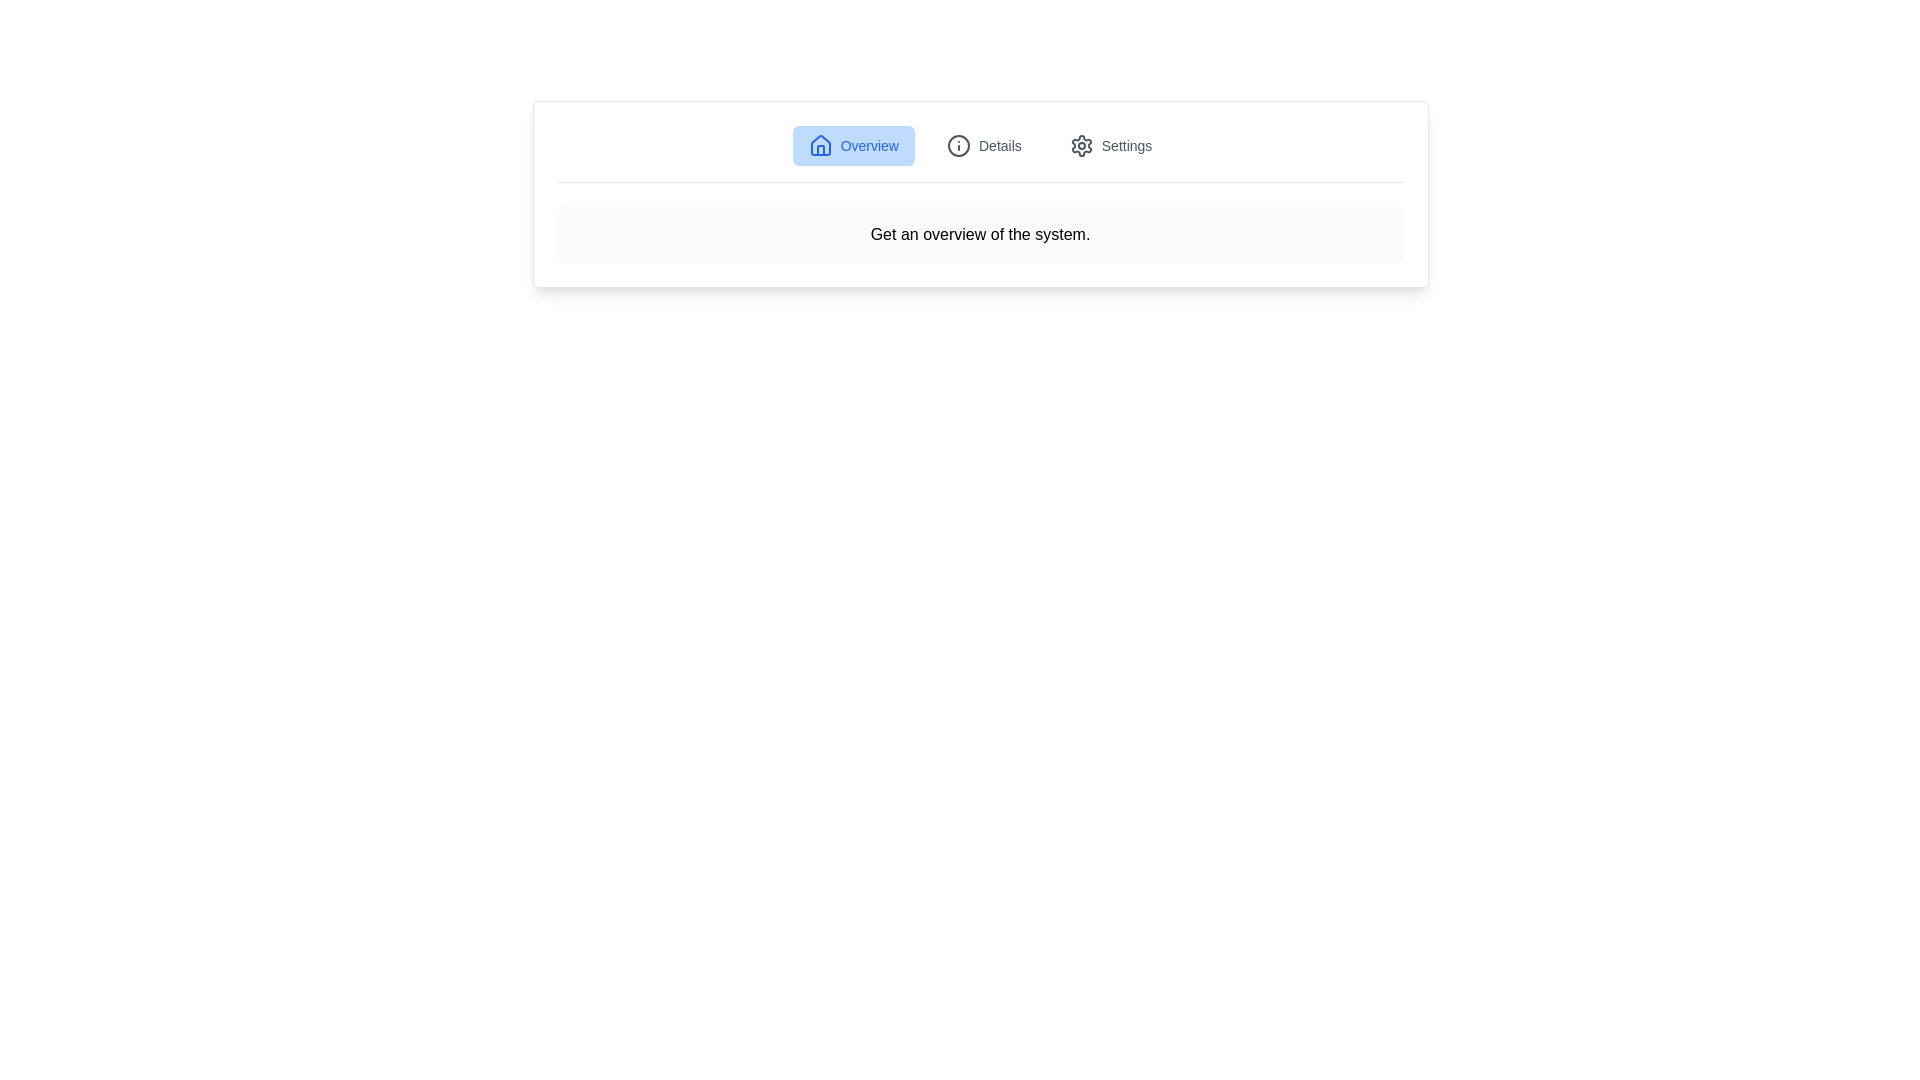 The image size is (1920, 1080). What do you see at coordinates (958, 145) in the screenshot?
I see `the circular information icon within the 'Details' button, which is styled with a dark outline and located in the top navigation bar` at bounding box center [958, 145].